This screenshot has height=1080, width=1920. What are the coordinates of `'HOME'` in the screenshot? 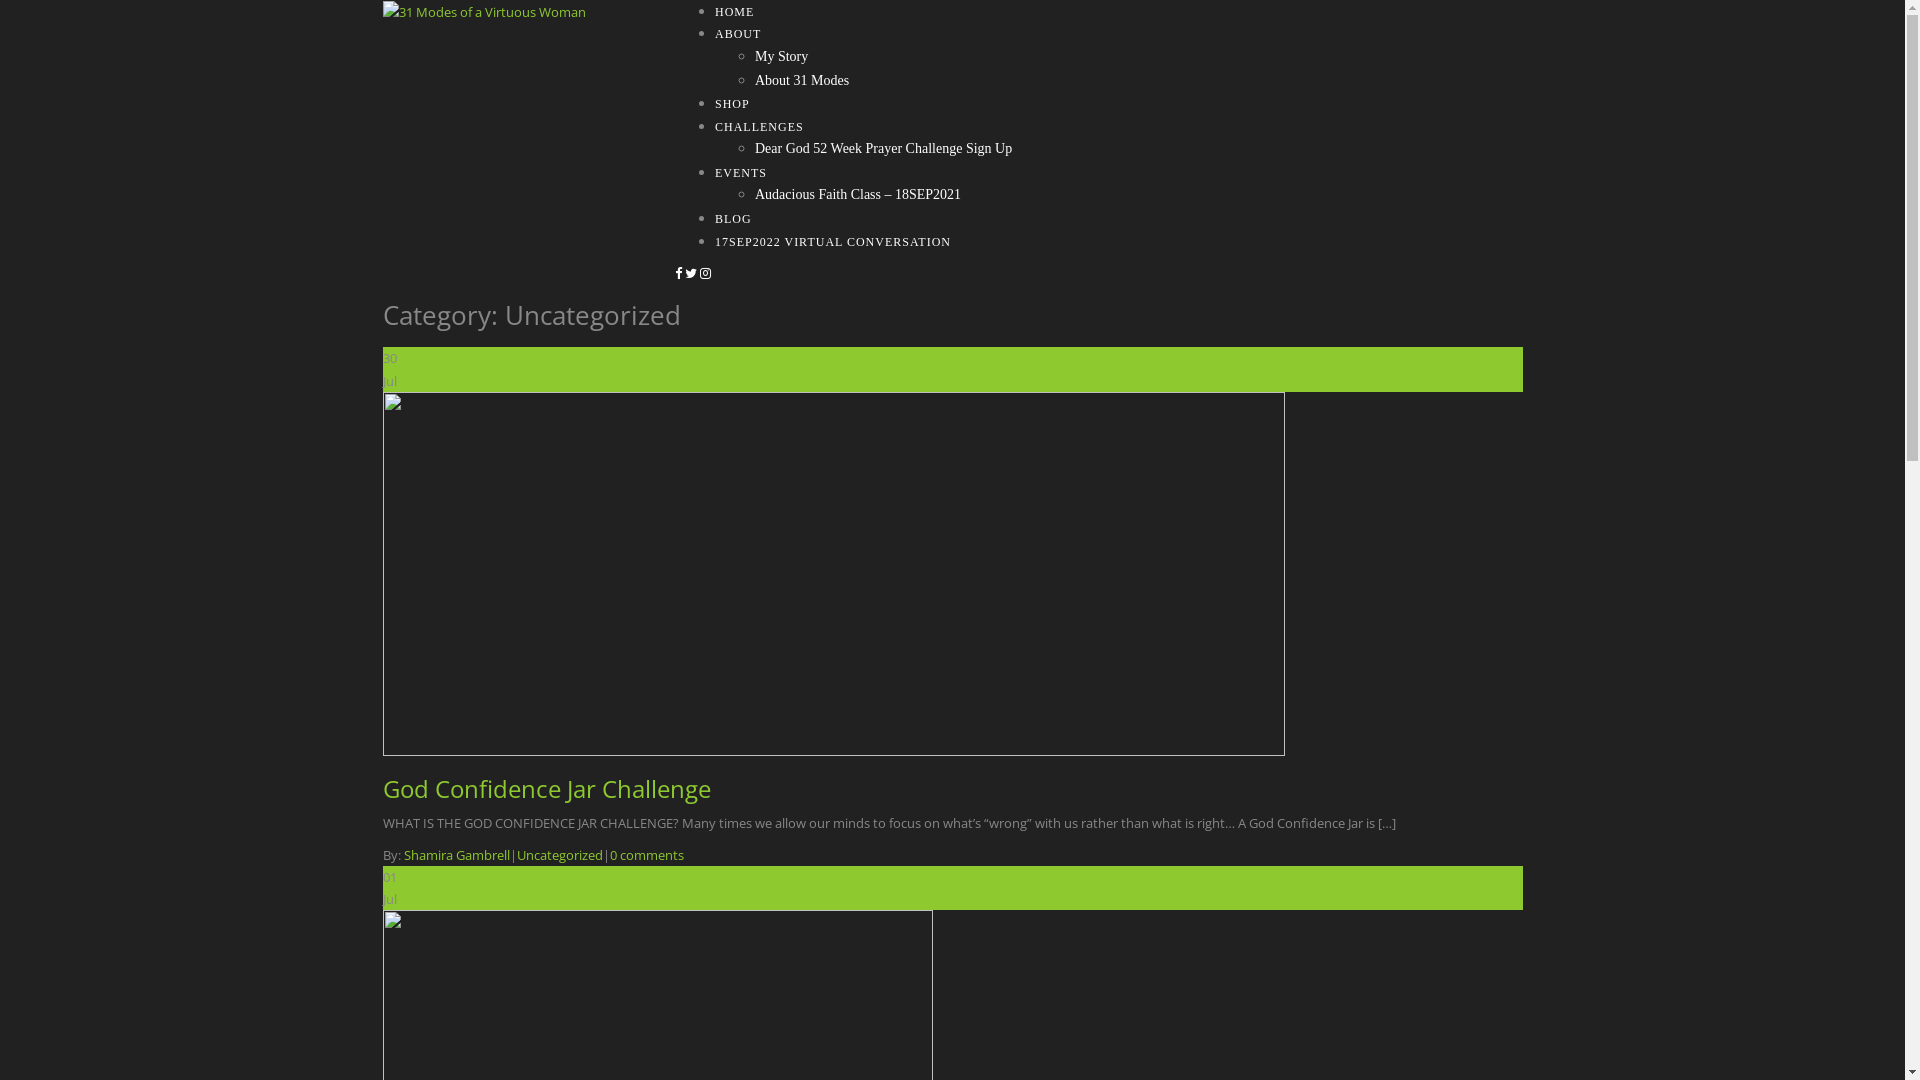 It's located at (733, 11).